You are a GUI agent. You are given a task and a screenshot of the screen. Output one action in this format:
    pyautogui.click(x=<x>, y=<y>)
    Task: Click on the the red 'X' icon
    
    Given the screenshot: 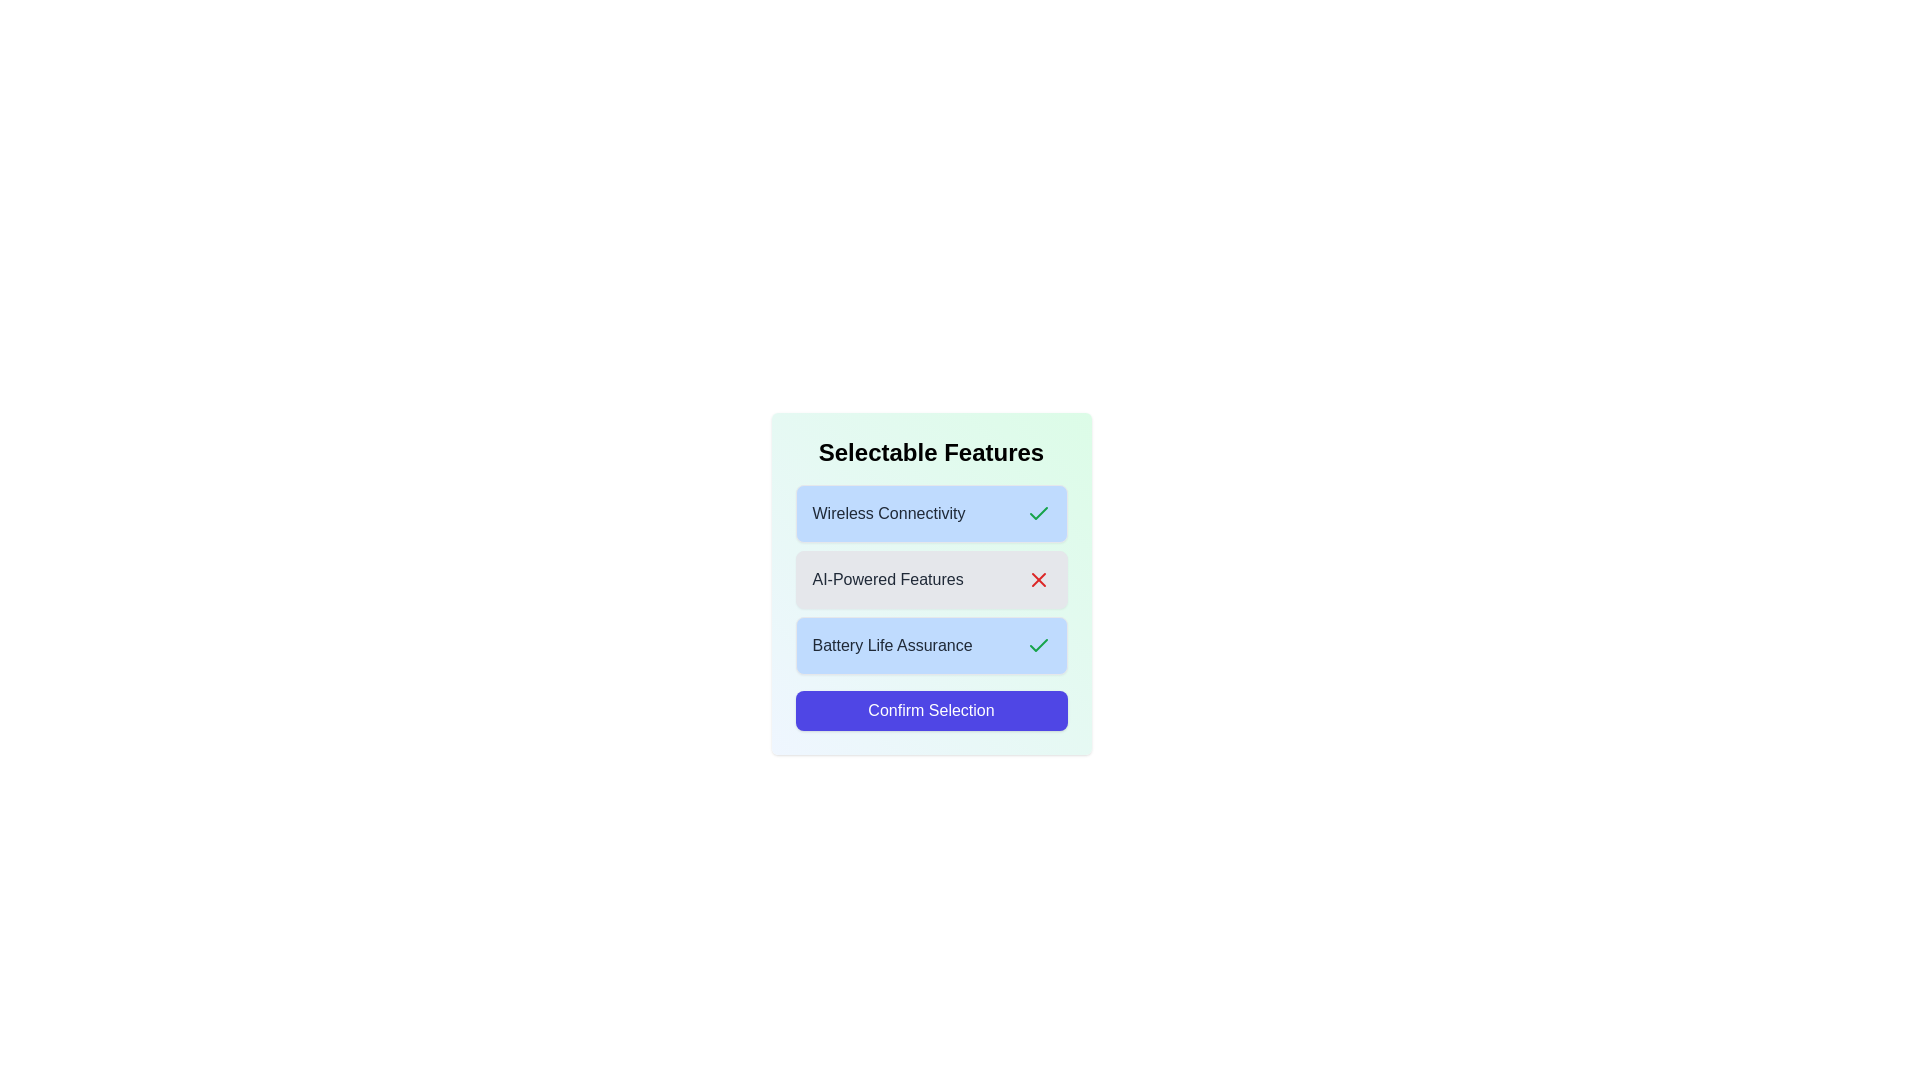 What is the action you would take?
    pyautogui.click(x=1038, y=579)
    